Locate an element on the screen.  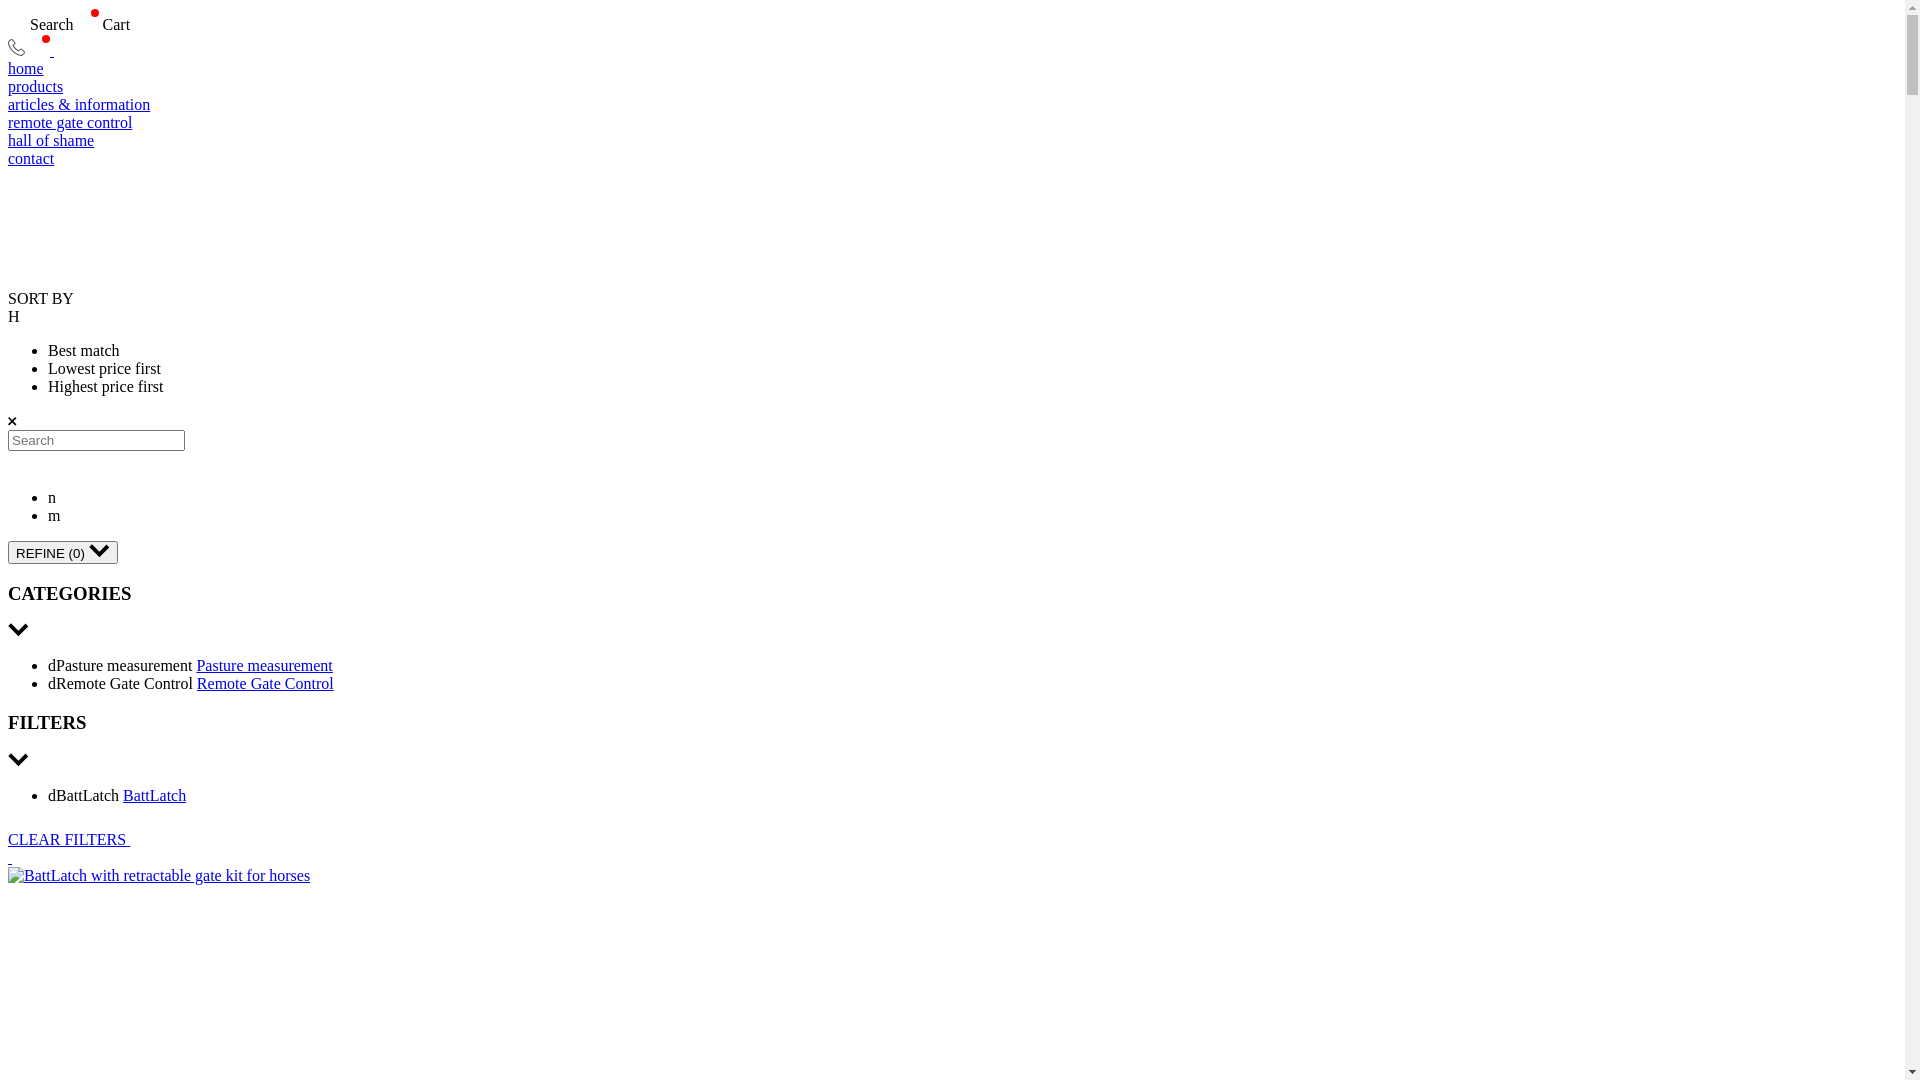
'Remote Gate Control' is located at coordinates (196, 682).